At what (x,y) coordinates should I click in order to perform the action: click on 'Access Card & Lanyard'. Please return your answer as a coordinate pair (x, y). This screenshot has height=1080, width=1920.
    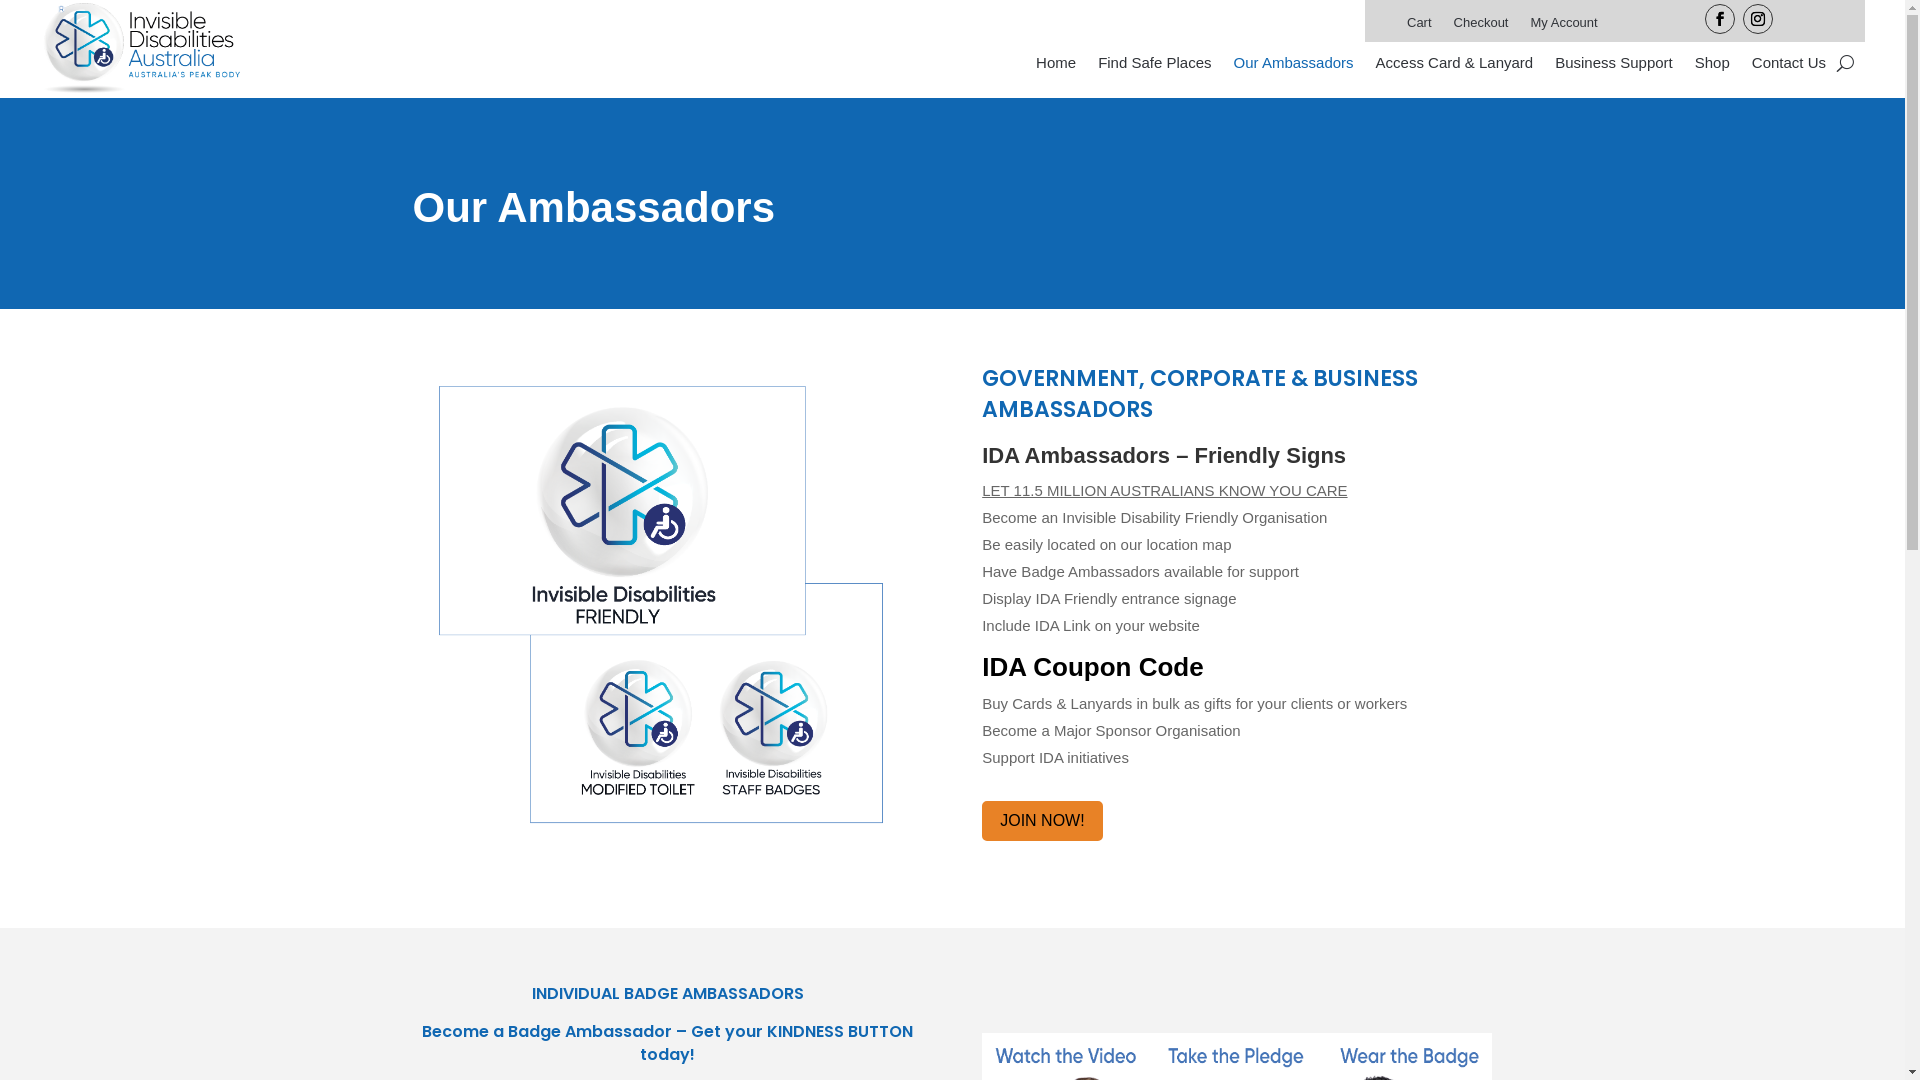
    Looking at the image, I should click on (1375, 65).